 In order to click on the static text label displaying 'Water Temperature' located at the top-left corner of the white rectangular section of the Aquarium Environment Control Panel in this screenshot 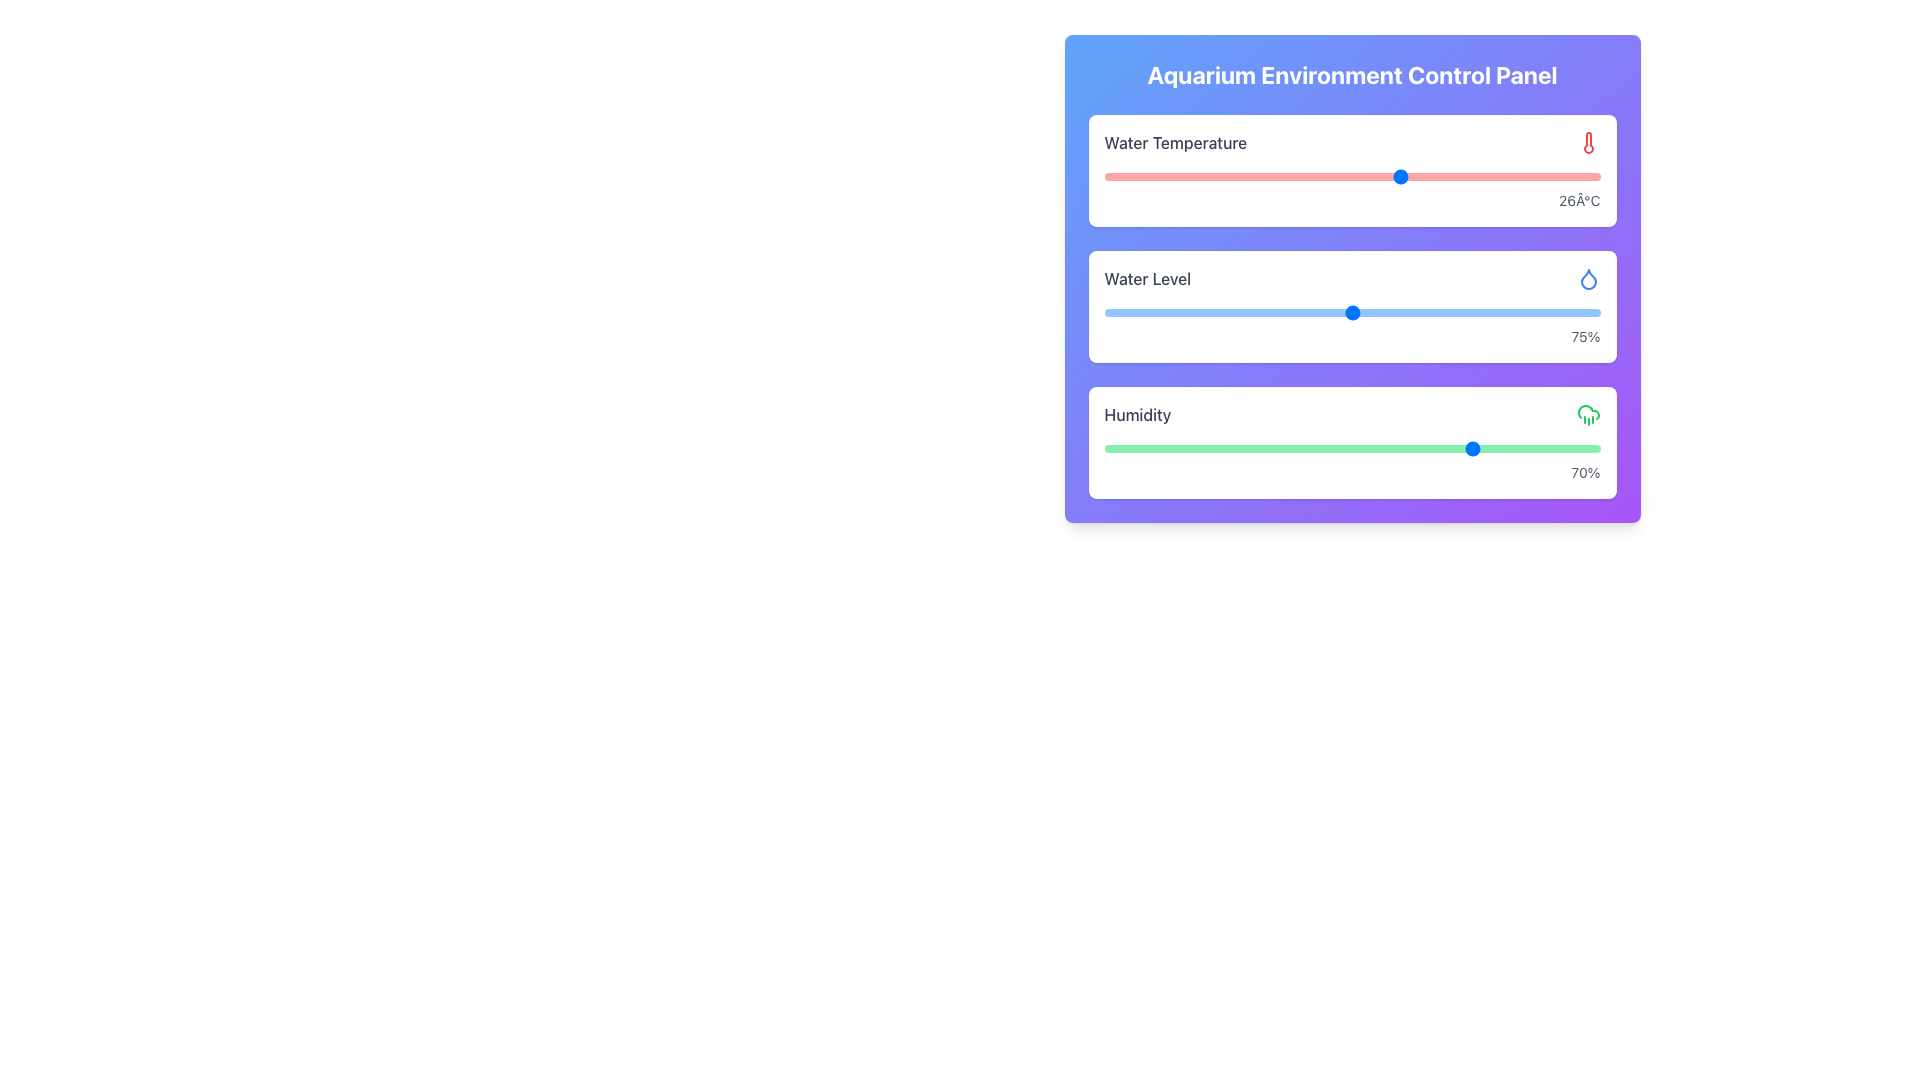, I will do `click(1175, 141)`.